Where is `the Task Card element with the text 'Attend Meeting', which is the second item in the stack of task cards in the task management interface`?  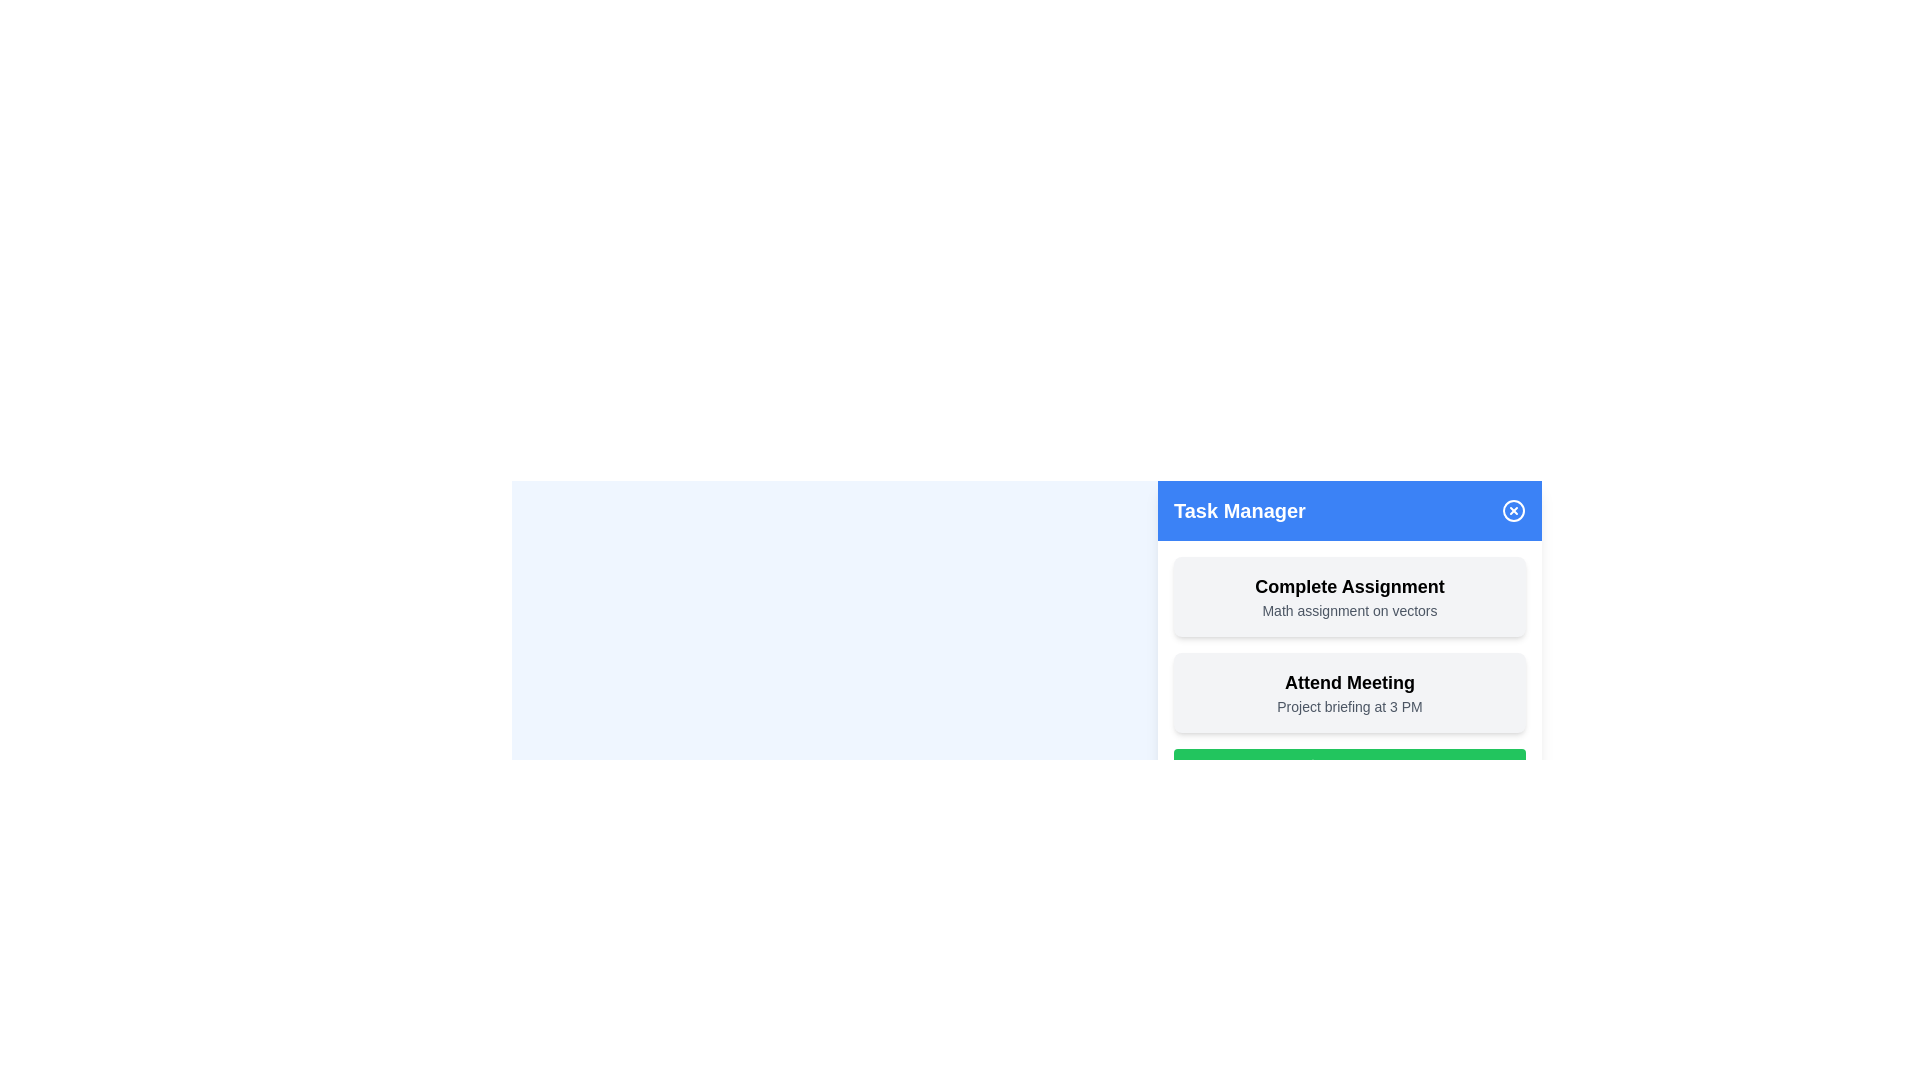 the Task Card element with the text 'Attend Meeting', which is the second item in the stack of task cards in the task management interface is located at coordinates (1349, 692).